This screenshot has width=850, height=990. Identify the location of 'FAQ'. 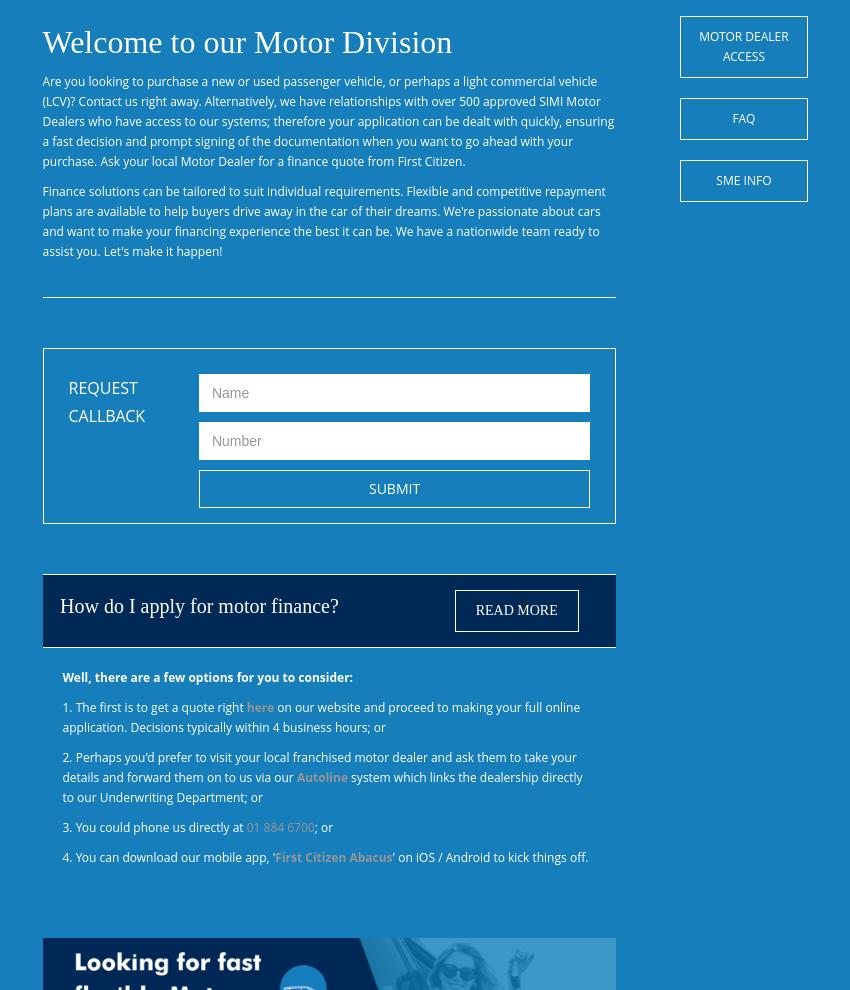
(732, 117).